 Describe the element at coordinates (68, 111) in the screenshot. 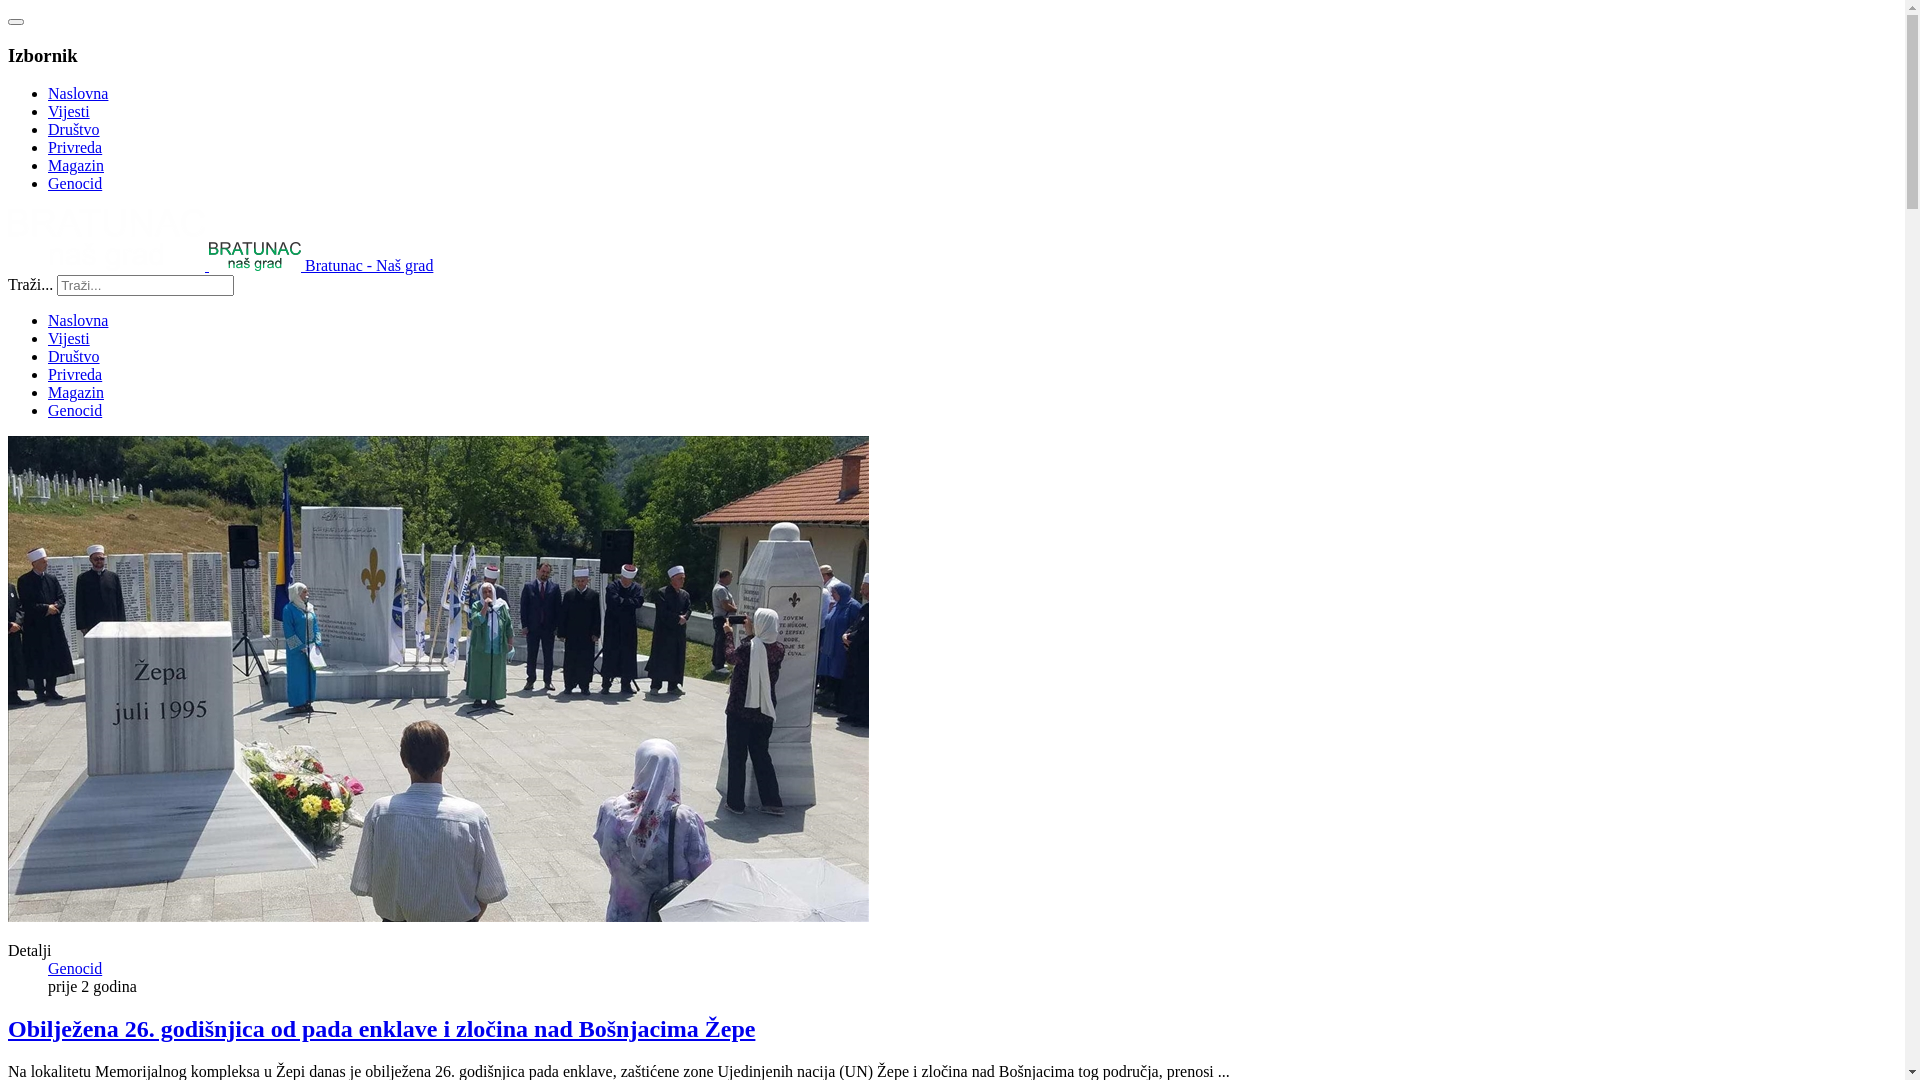

I see `'Vijesti'` at that location.